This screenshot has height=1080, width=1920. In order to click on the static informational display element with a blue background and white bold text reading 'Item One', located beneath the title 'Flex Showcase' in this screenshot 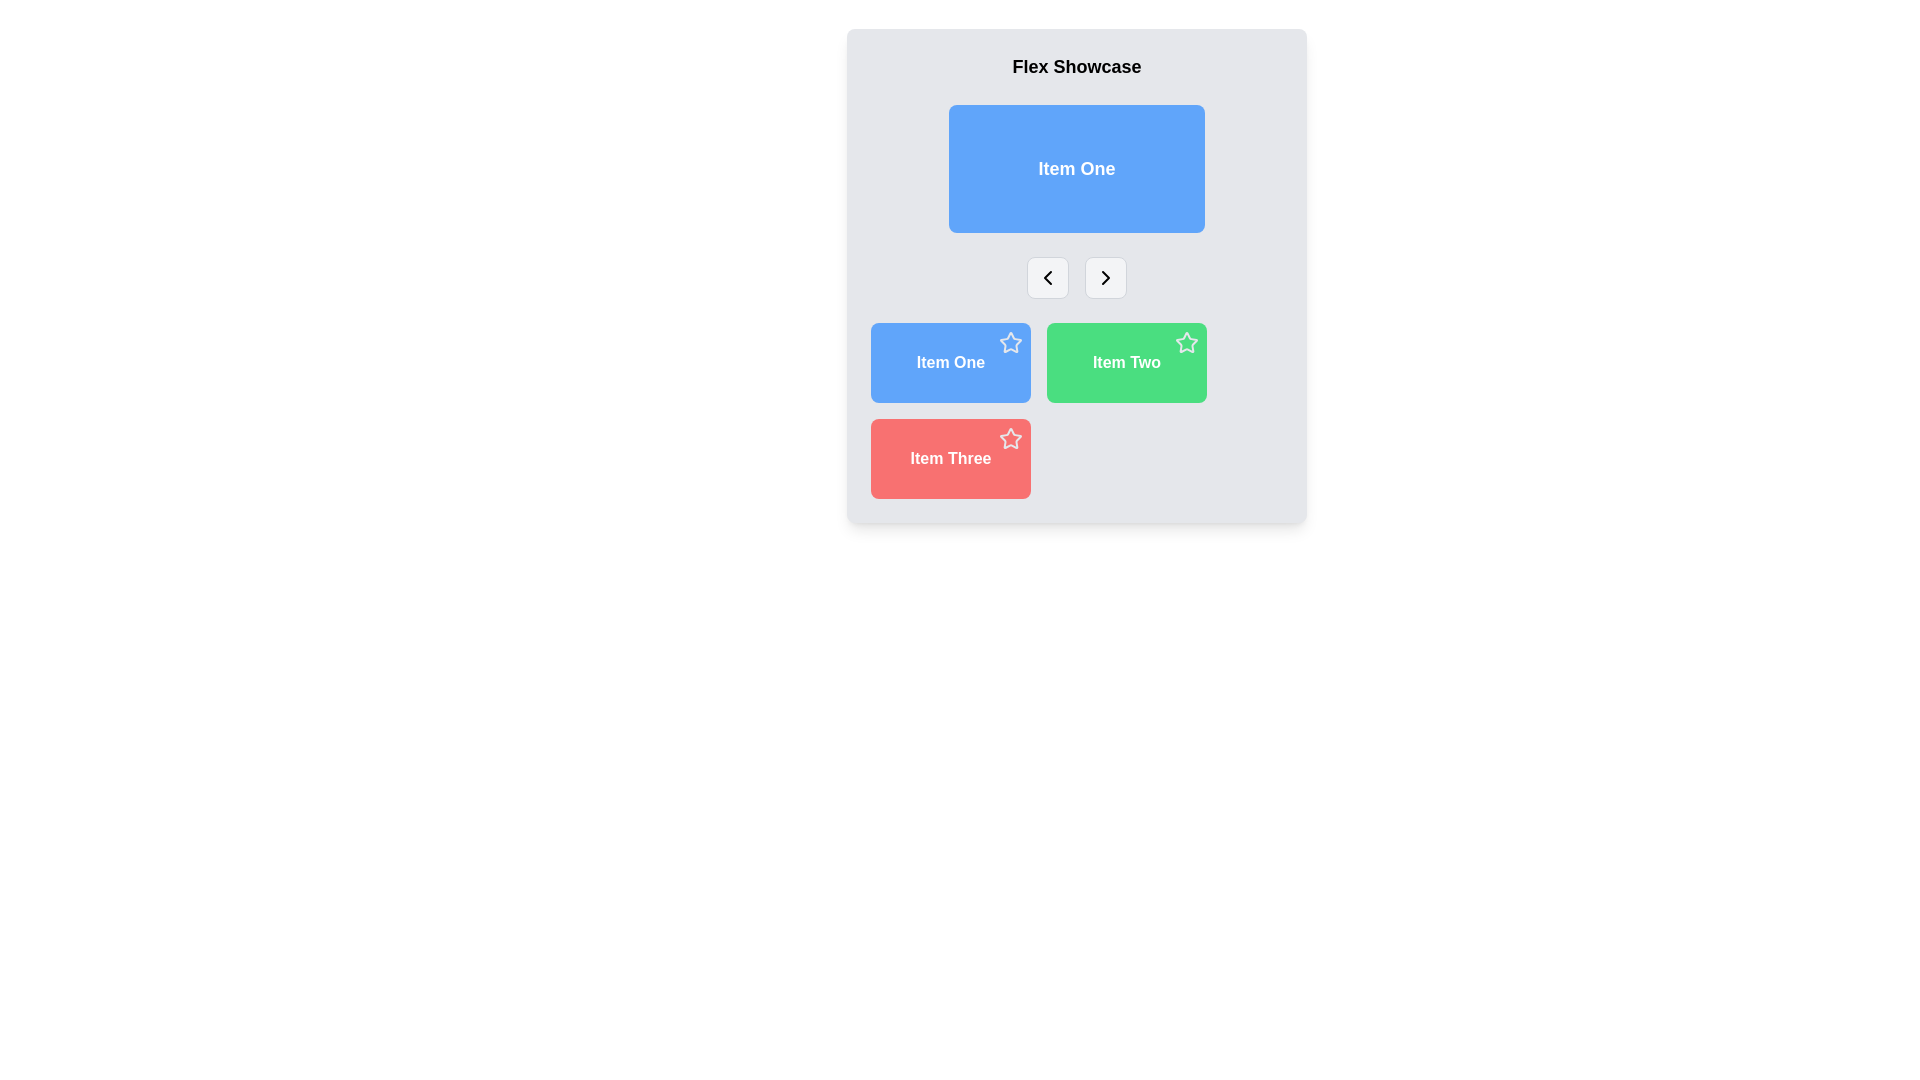, I will do `click(1075, 168)`.